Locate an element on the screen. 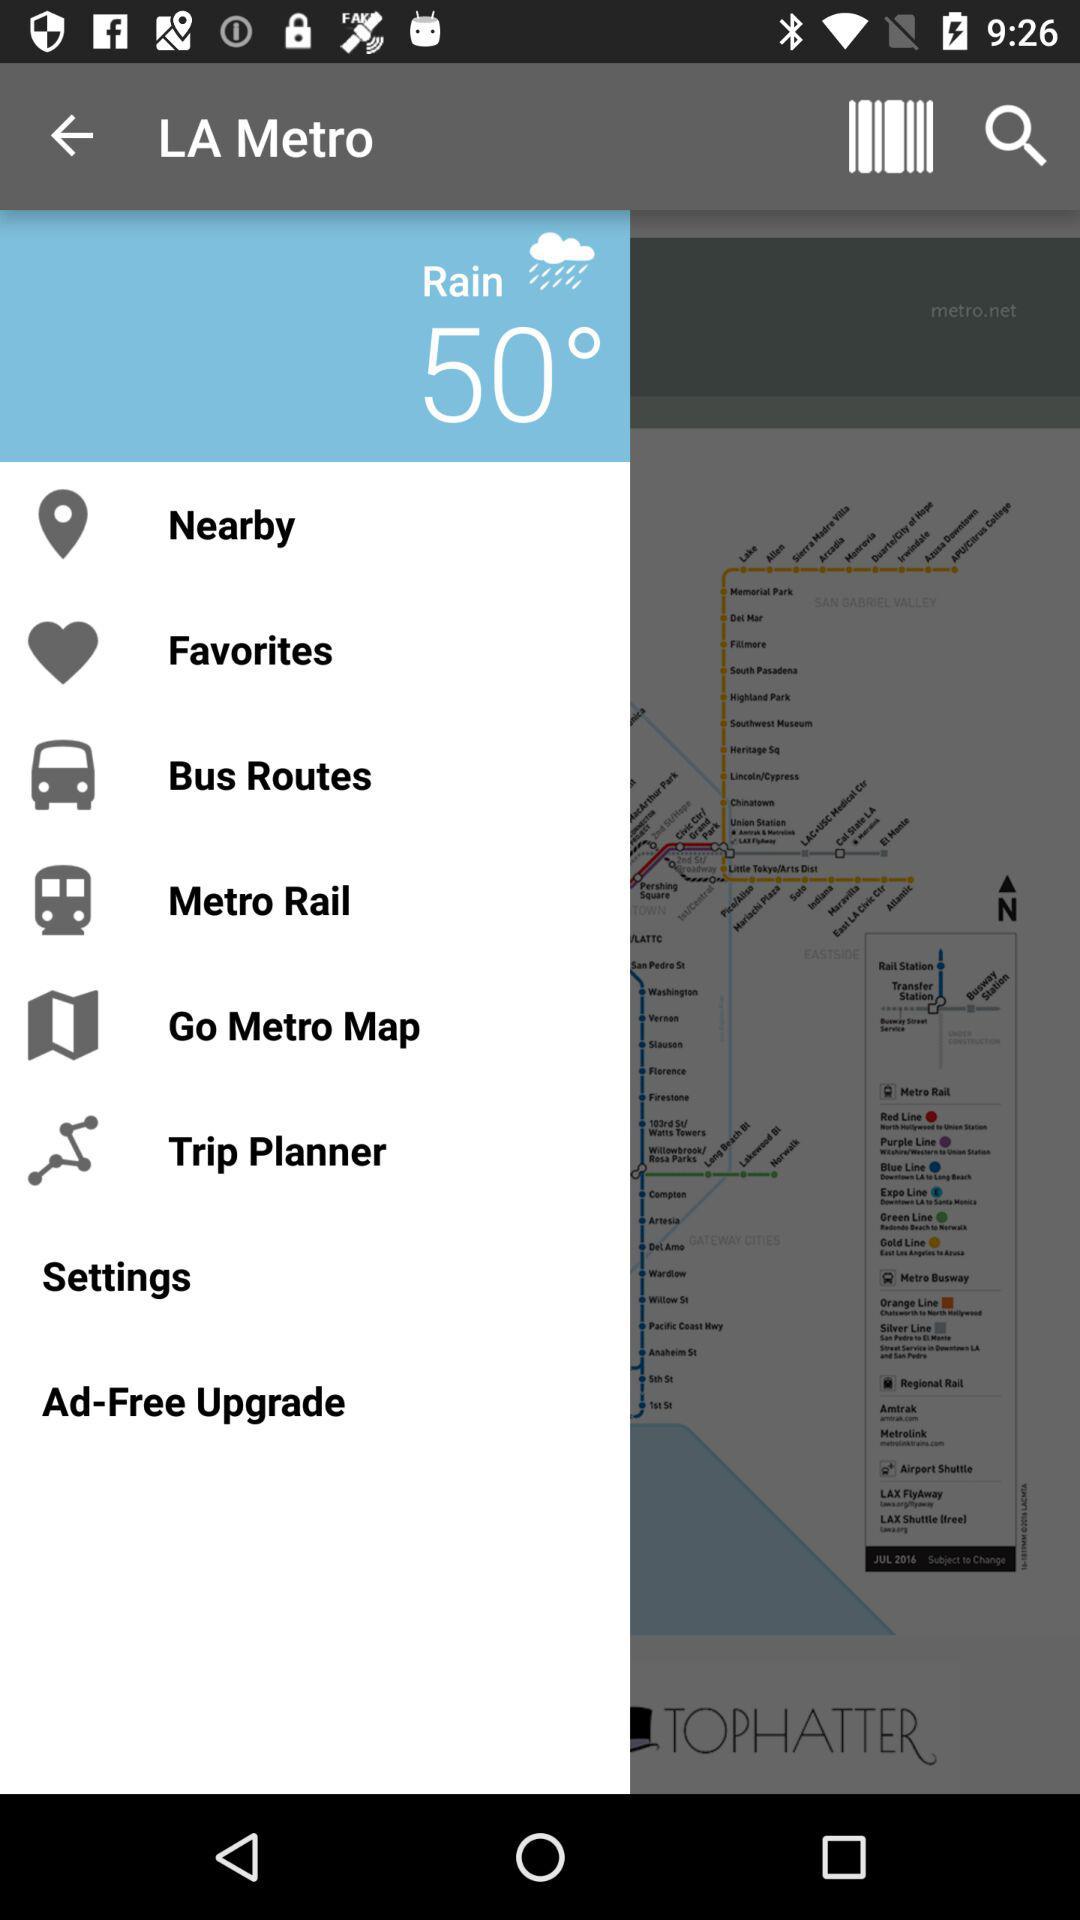 Image resolution: width=1080 pixels, height=1920 pixels. the icon to the left of la metro item is located at coordinates (72, 135).